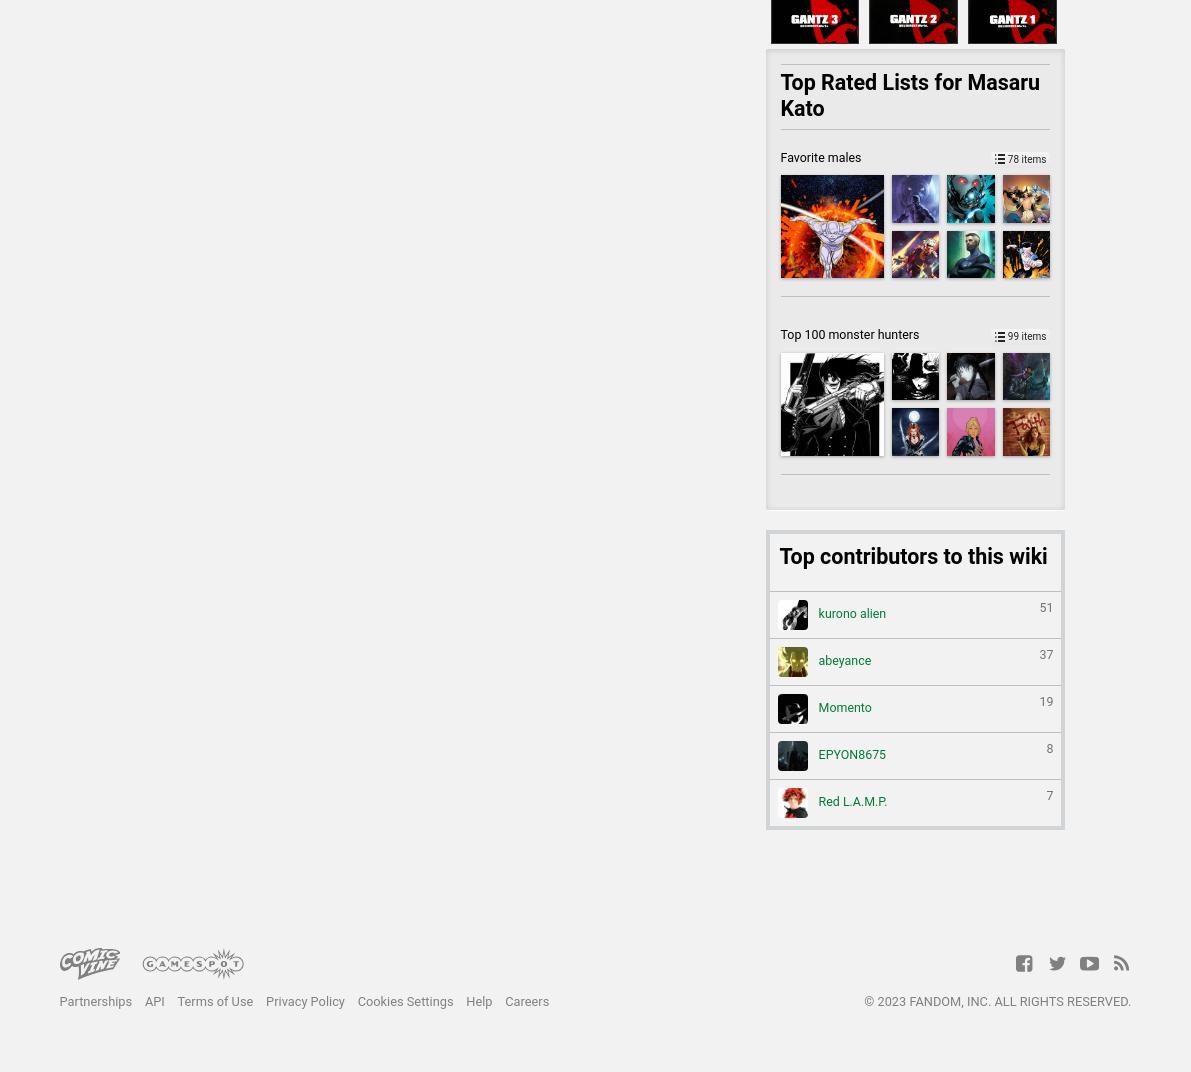 Image resolution: width=1191 pixels, height=1072 pixels. Describe the element at coordinates (1039, 699) in the screenshot. I see `'19'` at that location.